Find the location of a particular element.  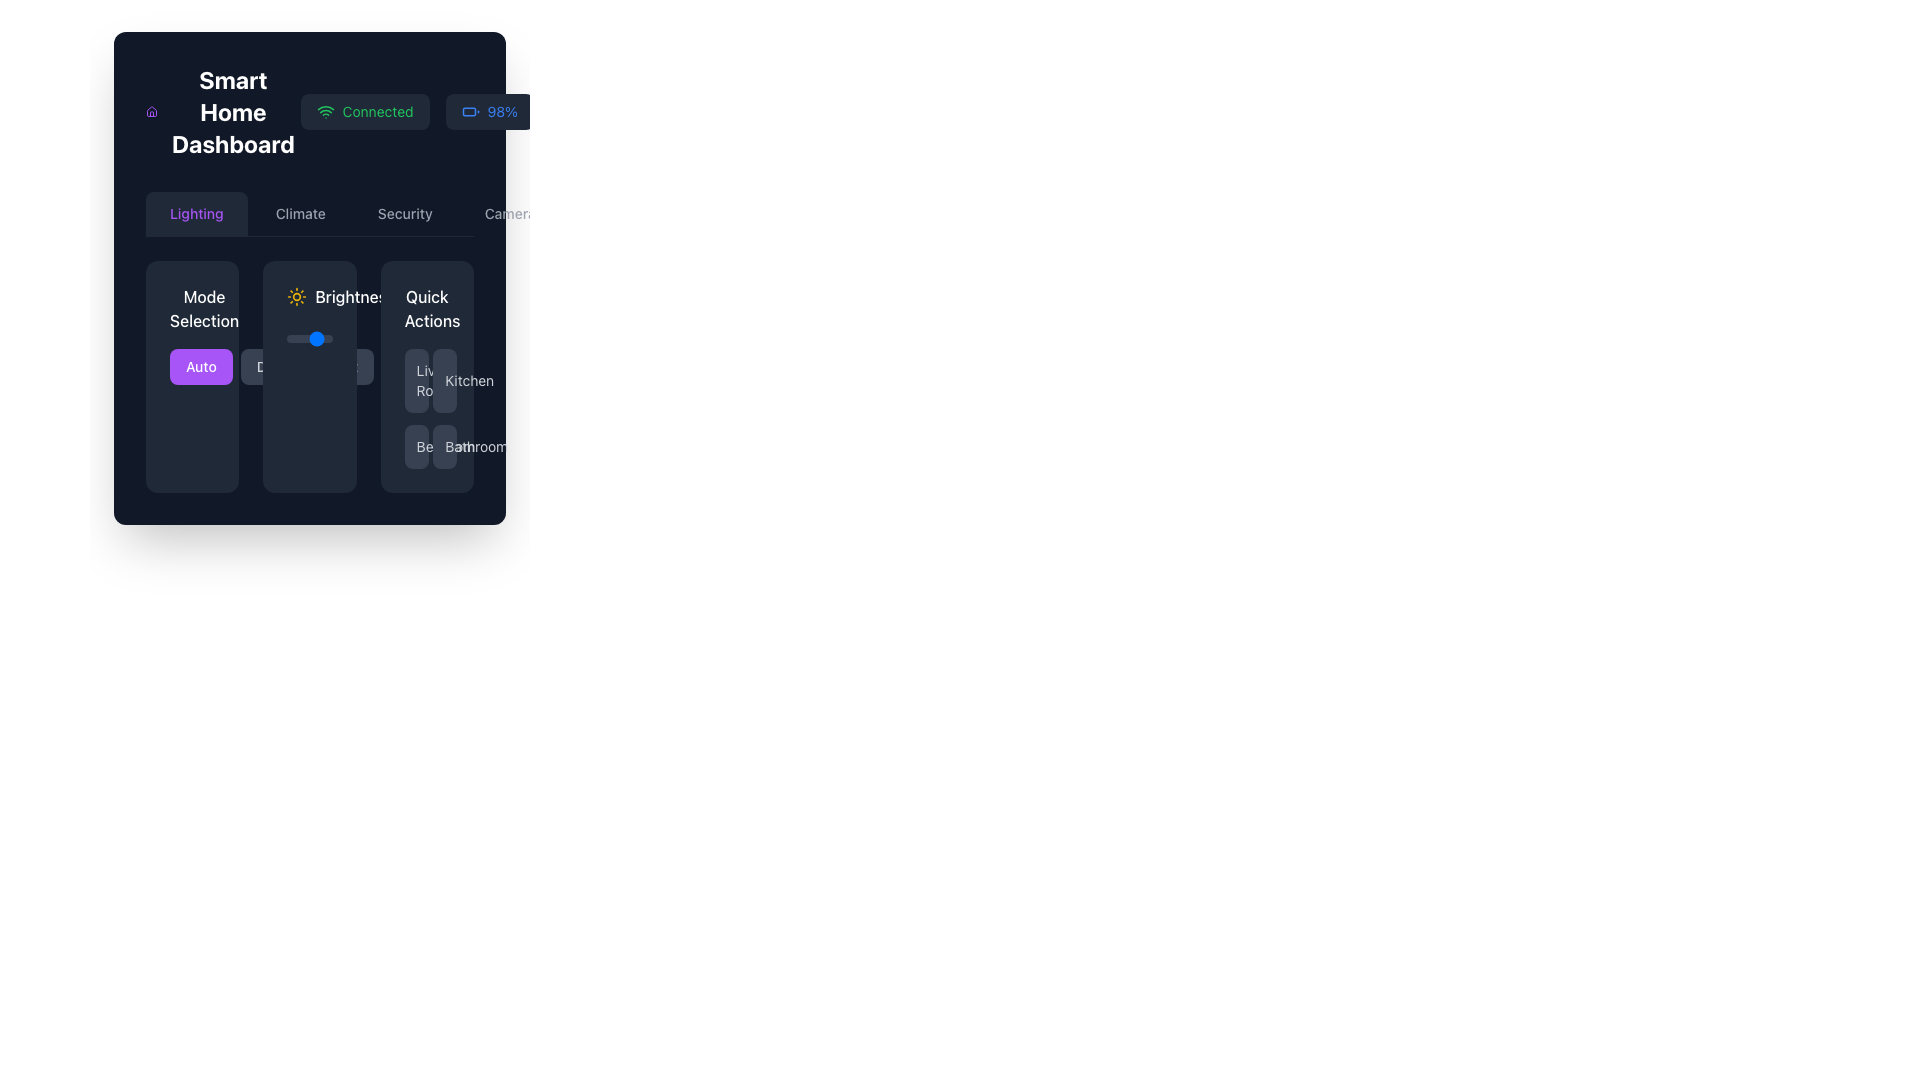

the text label displaying '75%' which is positioned to the right of the 'Brightness' label and above the 'Quick Actions' section is located at coordinates (408, 297).